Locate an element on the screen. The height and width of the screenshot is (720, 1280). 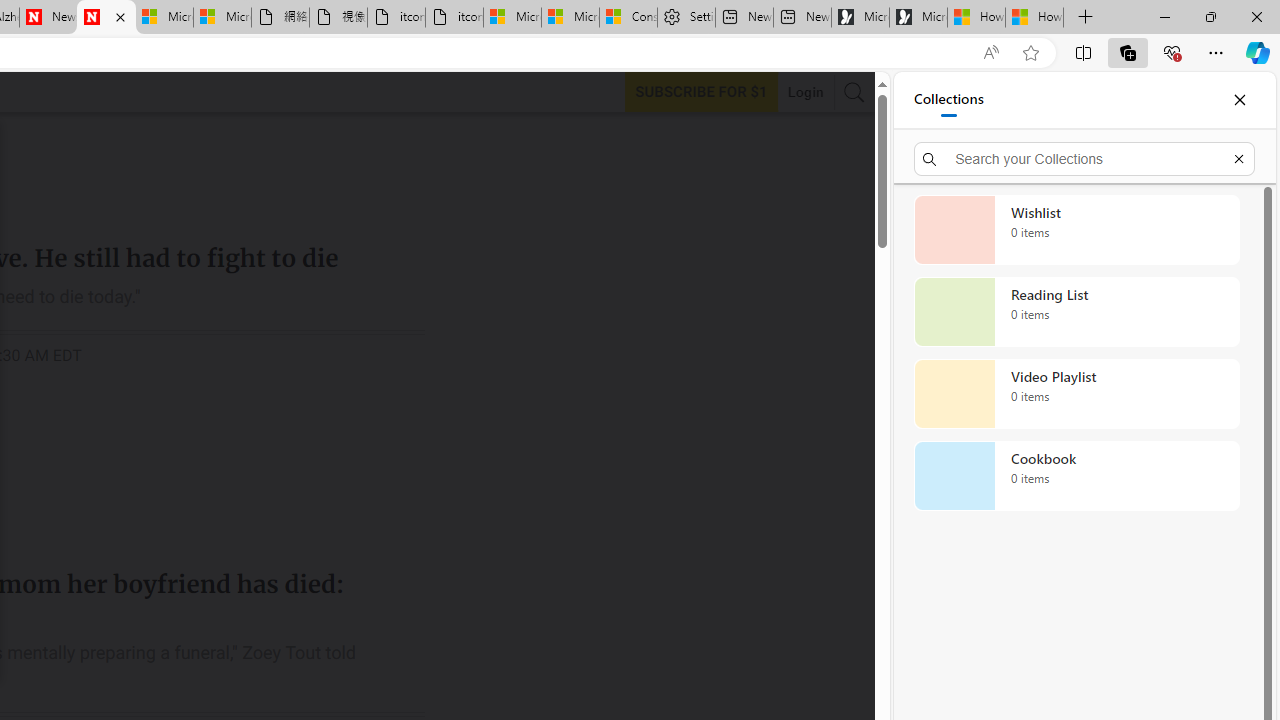
'Cookbook collection, 0 items' is located at coordinates (1076, 475).